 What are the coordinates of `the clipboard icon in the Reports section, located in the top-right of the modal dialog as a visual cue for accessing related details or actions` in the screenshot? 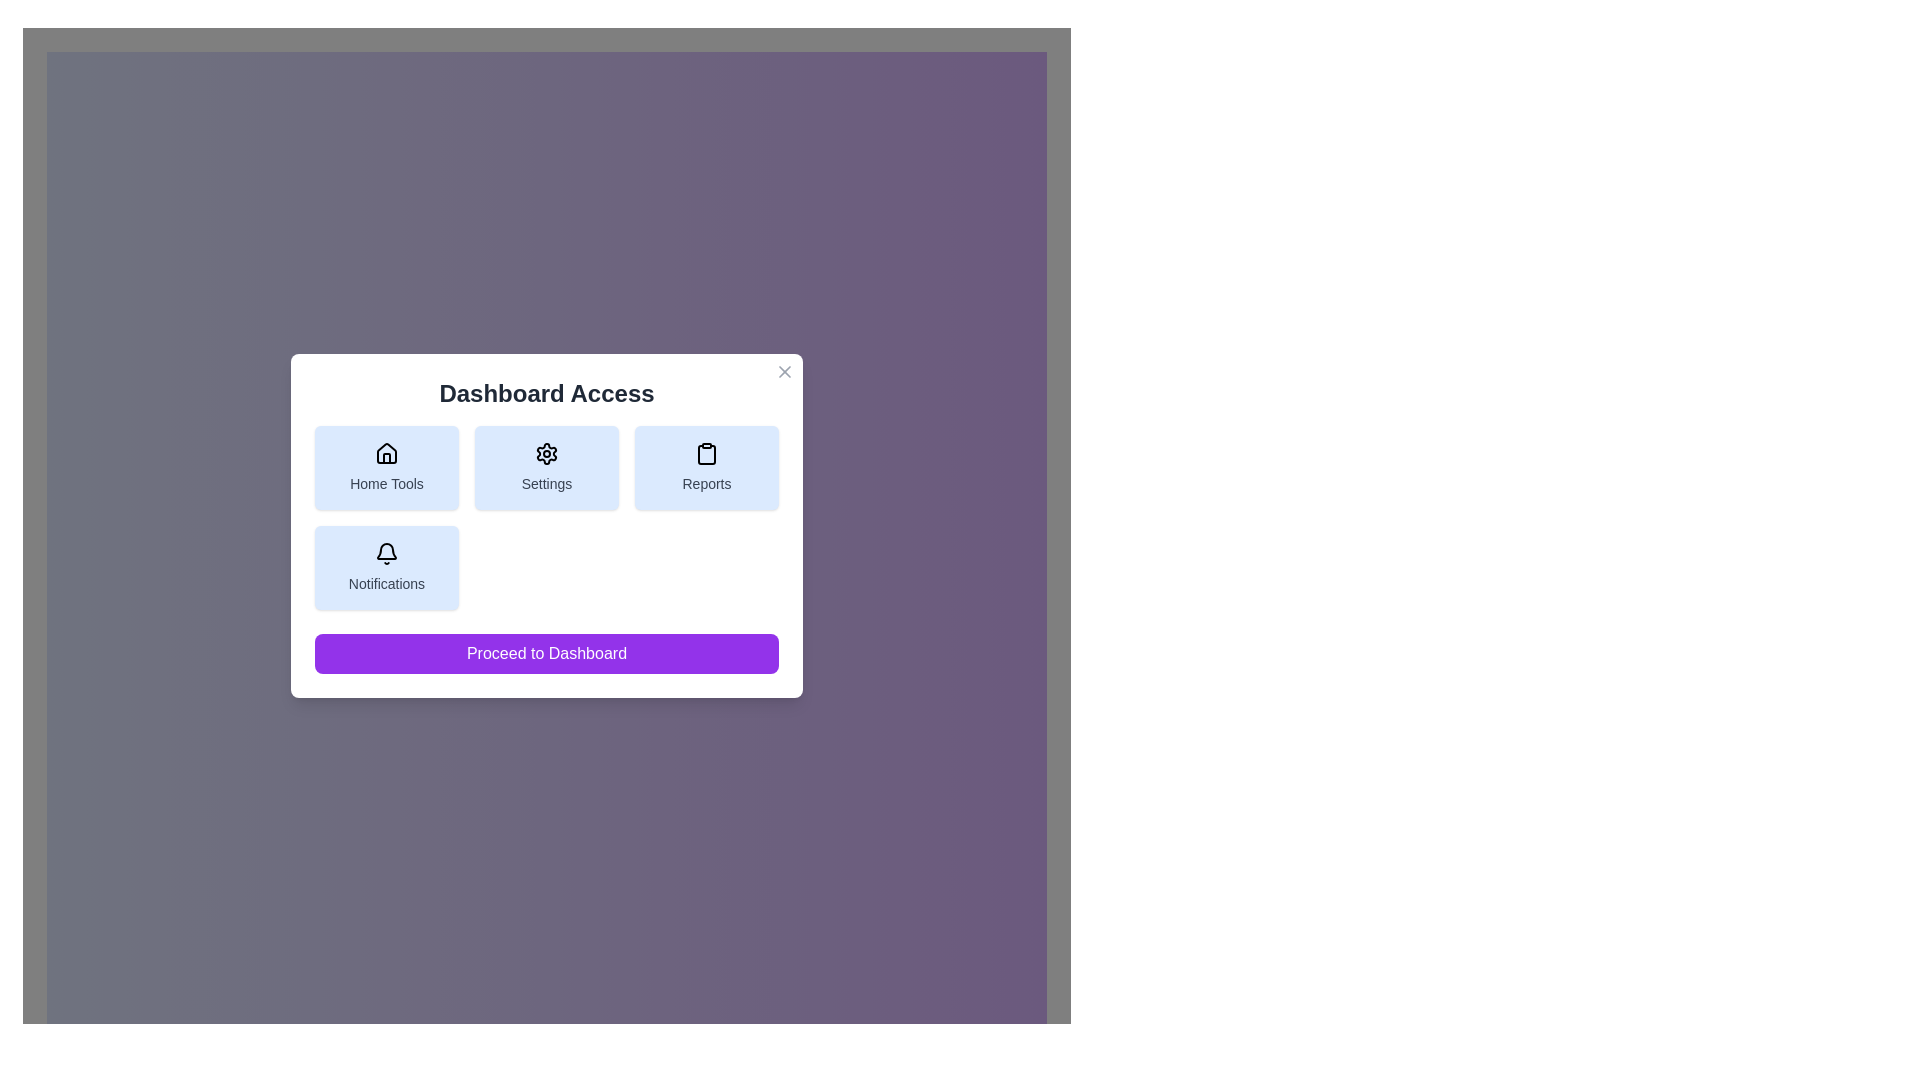 It's located at (706, 455).